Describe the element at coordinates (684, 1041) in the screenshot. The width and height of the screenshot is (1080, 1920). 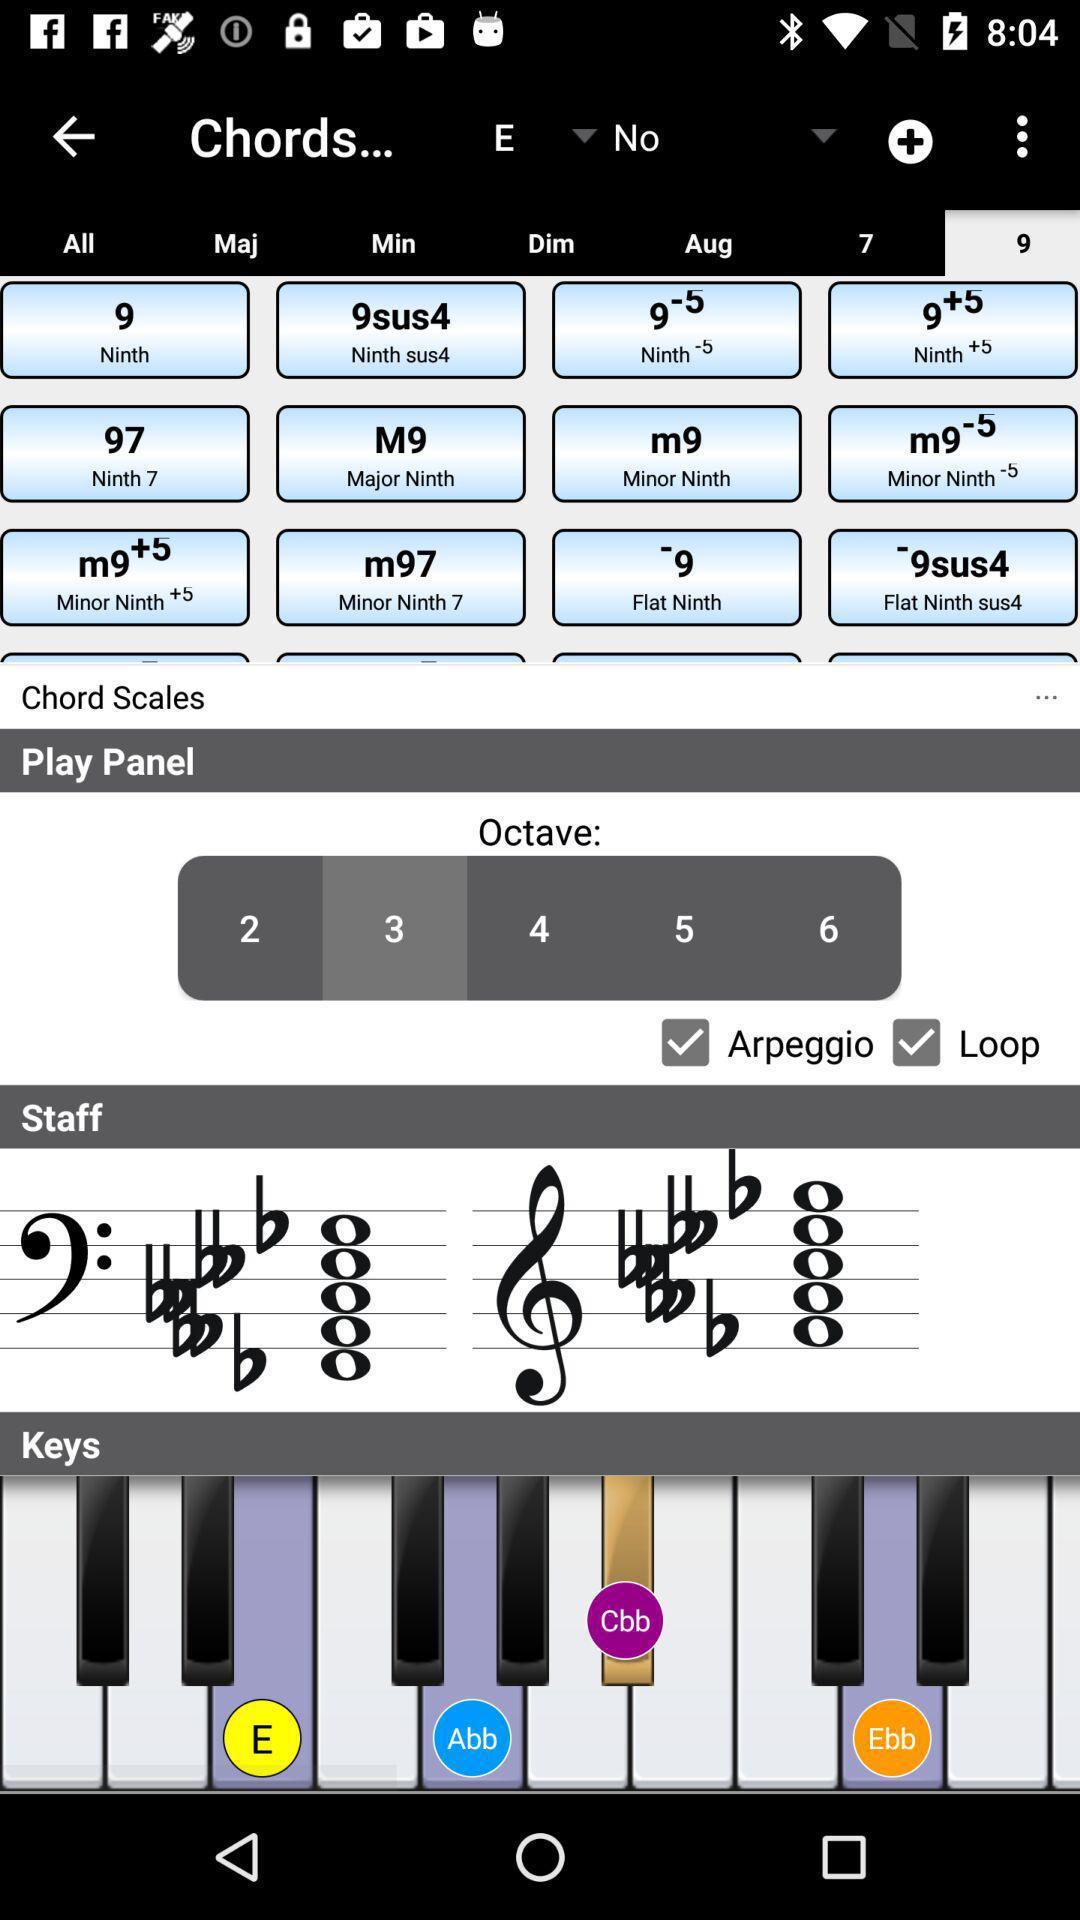
I see `arpeggio` at that location.